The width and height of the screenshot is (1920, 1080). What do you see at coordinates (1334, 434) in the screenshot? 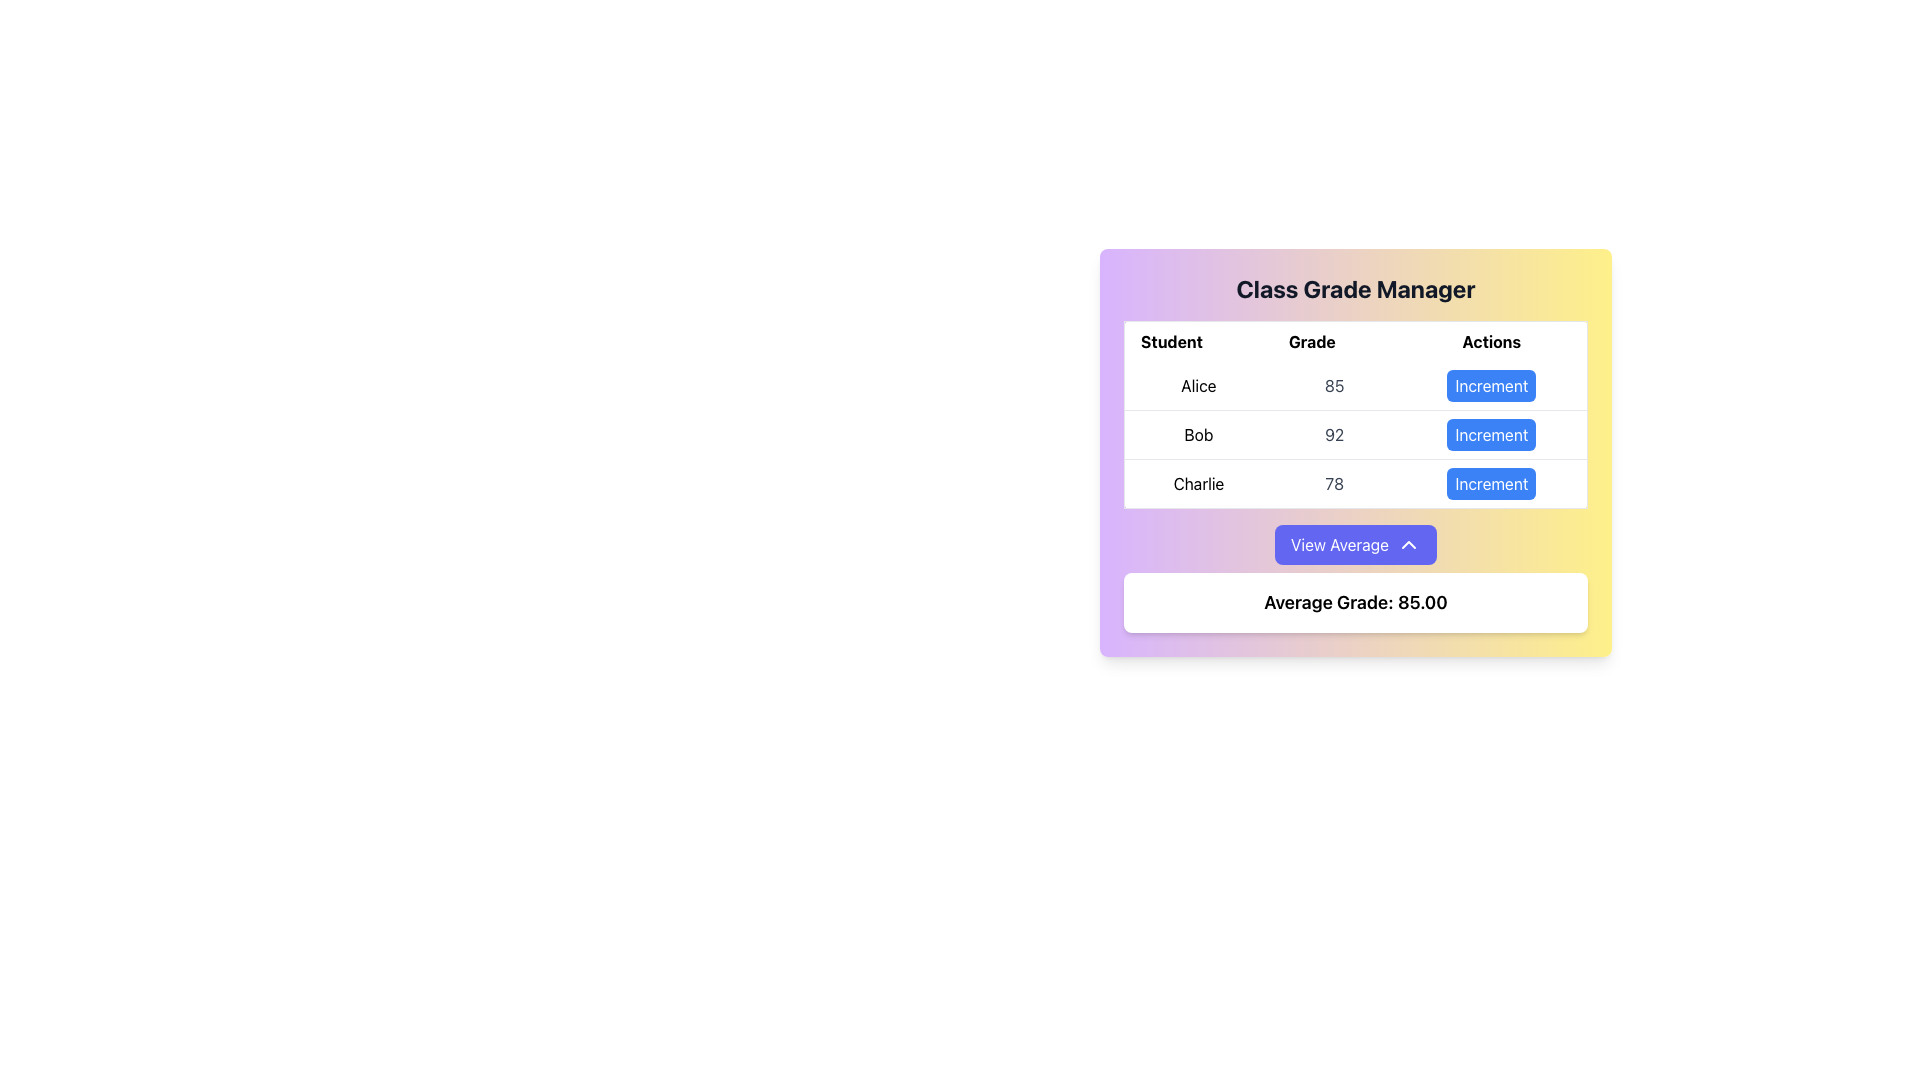
I see `the numerical grade label displaying '92' for the student 'Bob' in the table` at bounding box center [1334, 434].